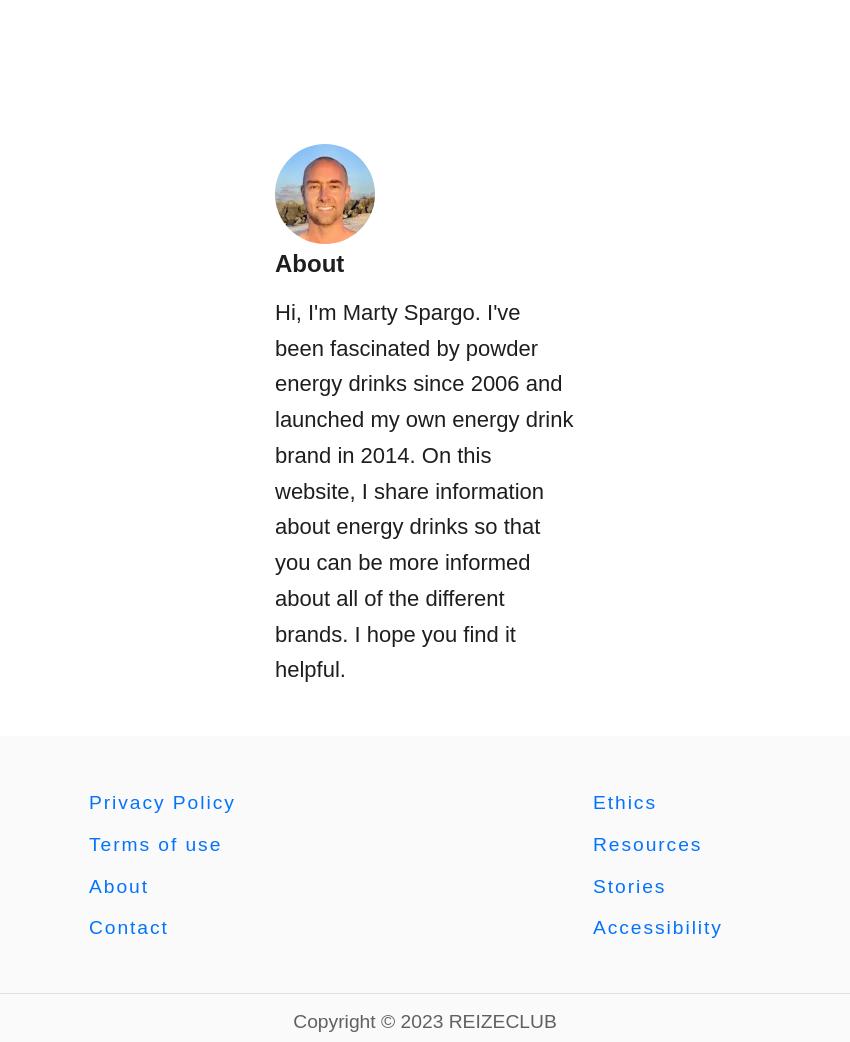 This screenshot has height=1042, width=850. I want to click on 'Contact', so click(128, 926).